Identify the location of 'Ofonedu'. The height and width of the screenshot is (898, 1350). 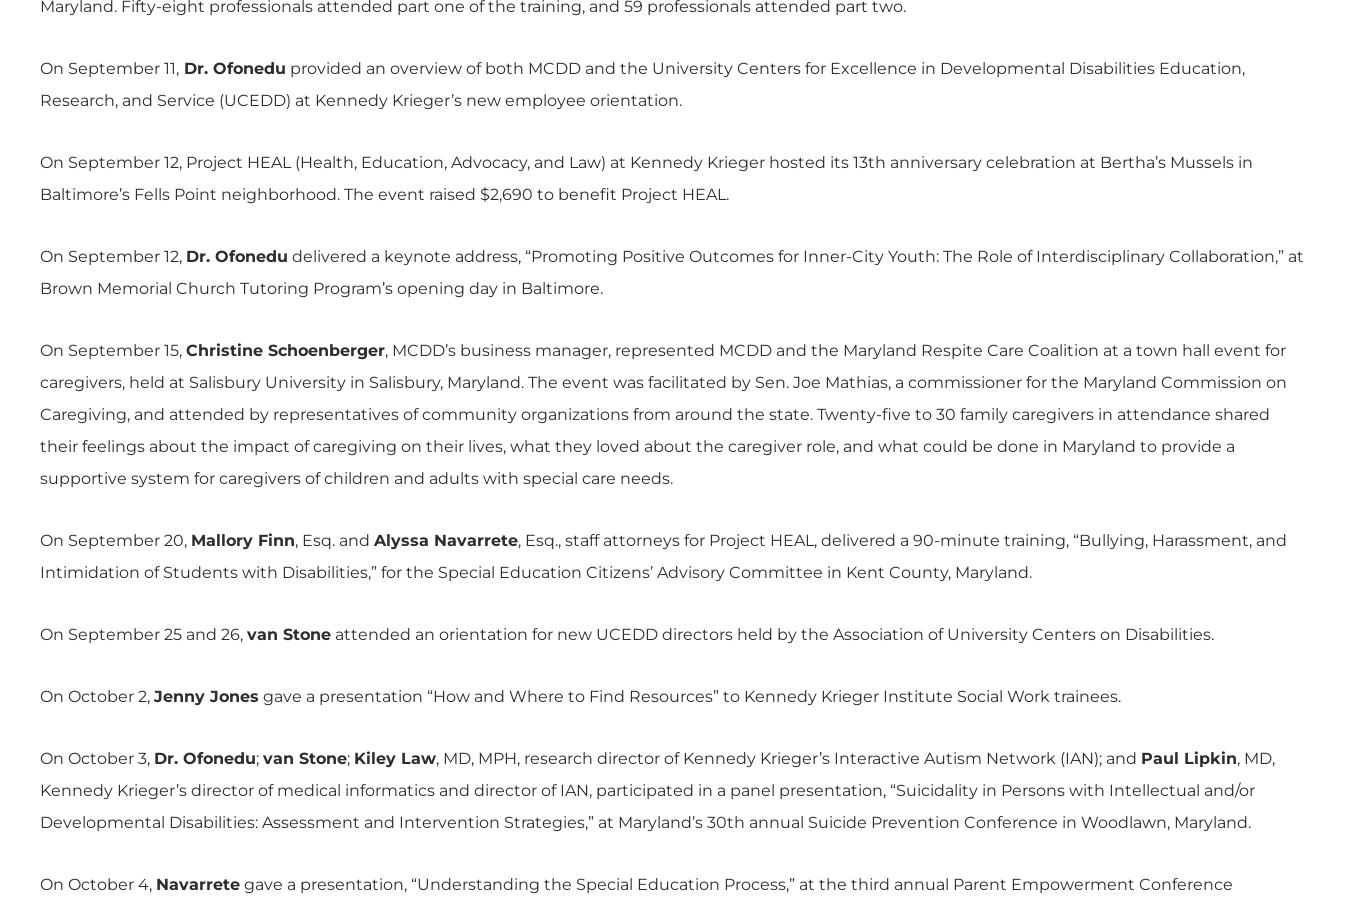
(213, 67).